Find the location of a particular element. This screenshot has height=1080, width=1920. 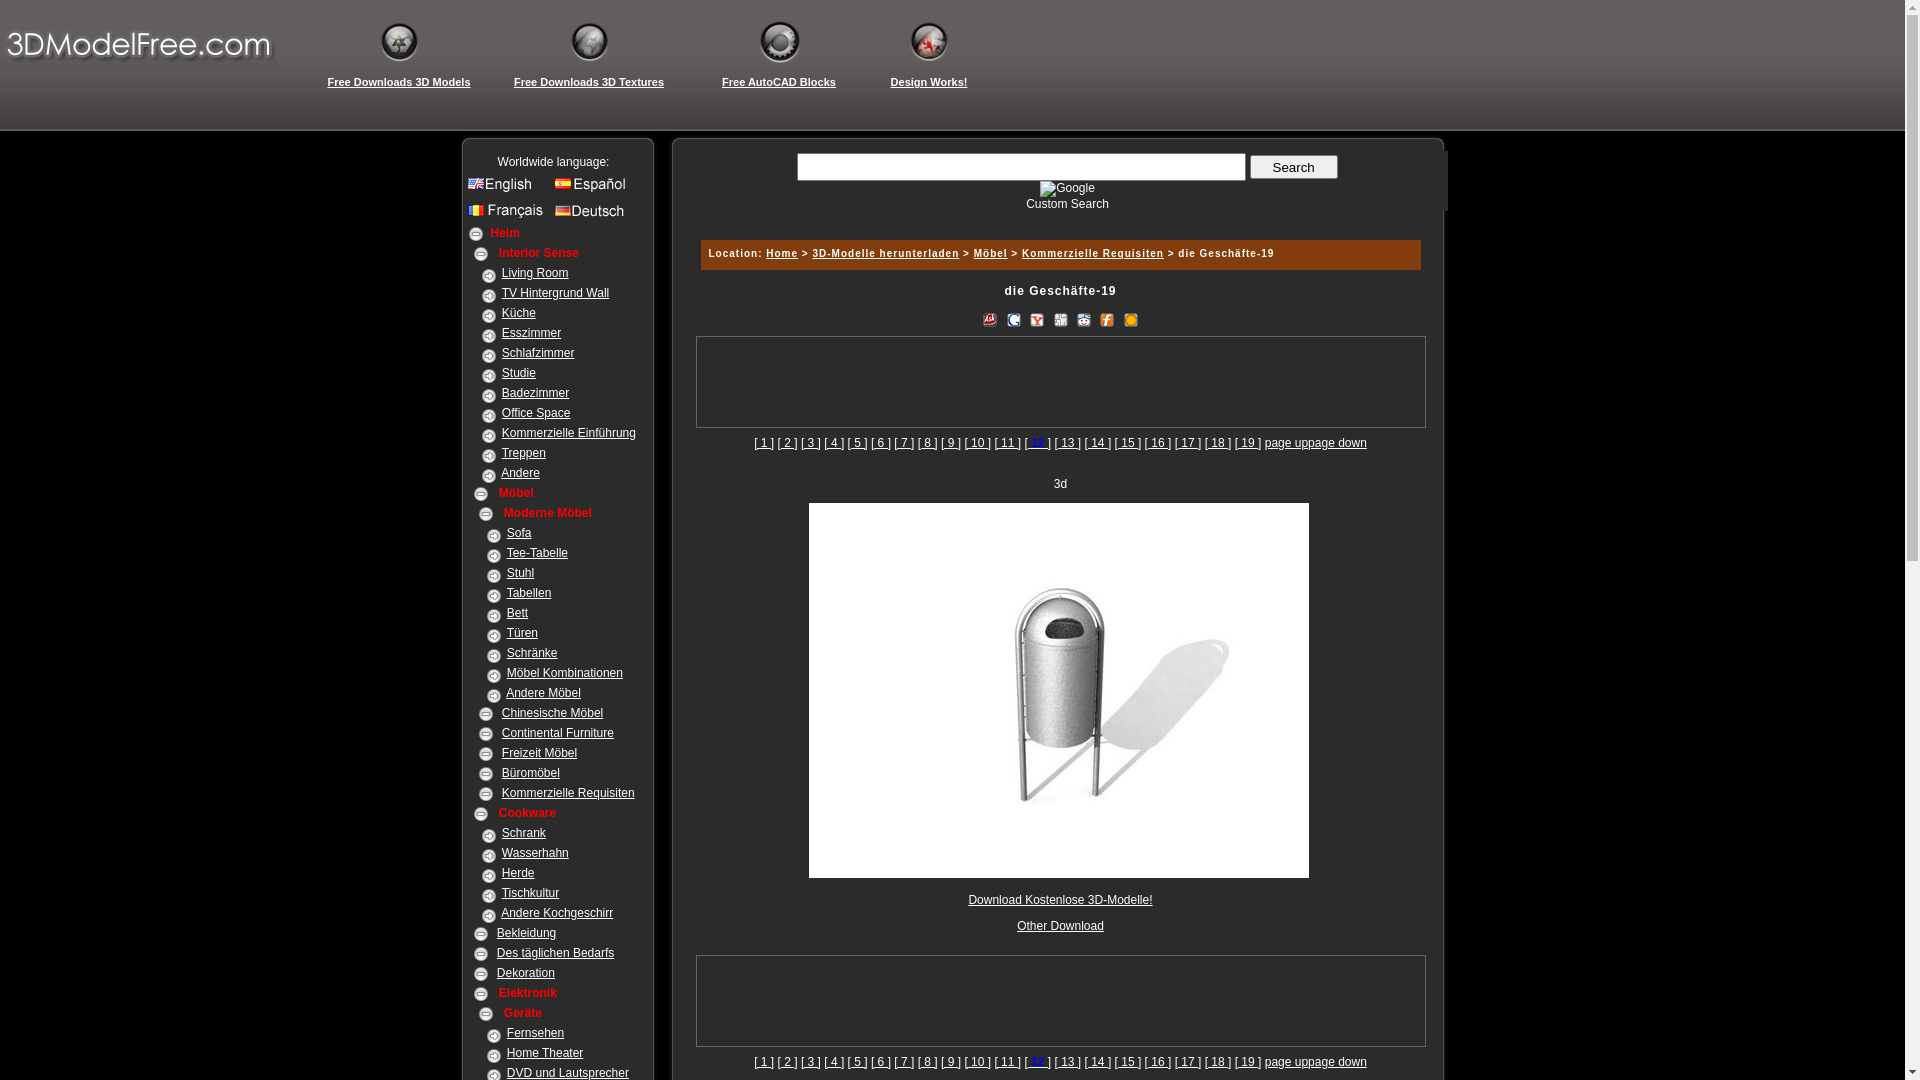

'Continental Furniture' is located at coordinates (557, 732).